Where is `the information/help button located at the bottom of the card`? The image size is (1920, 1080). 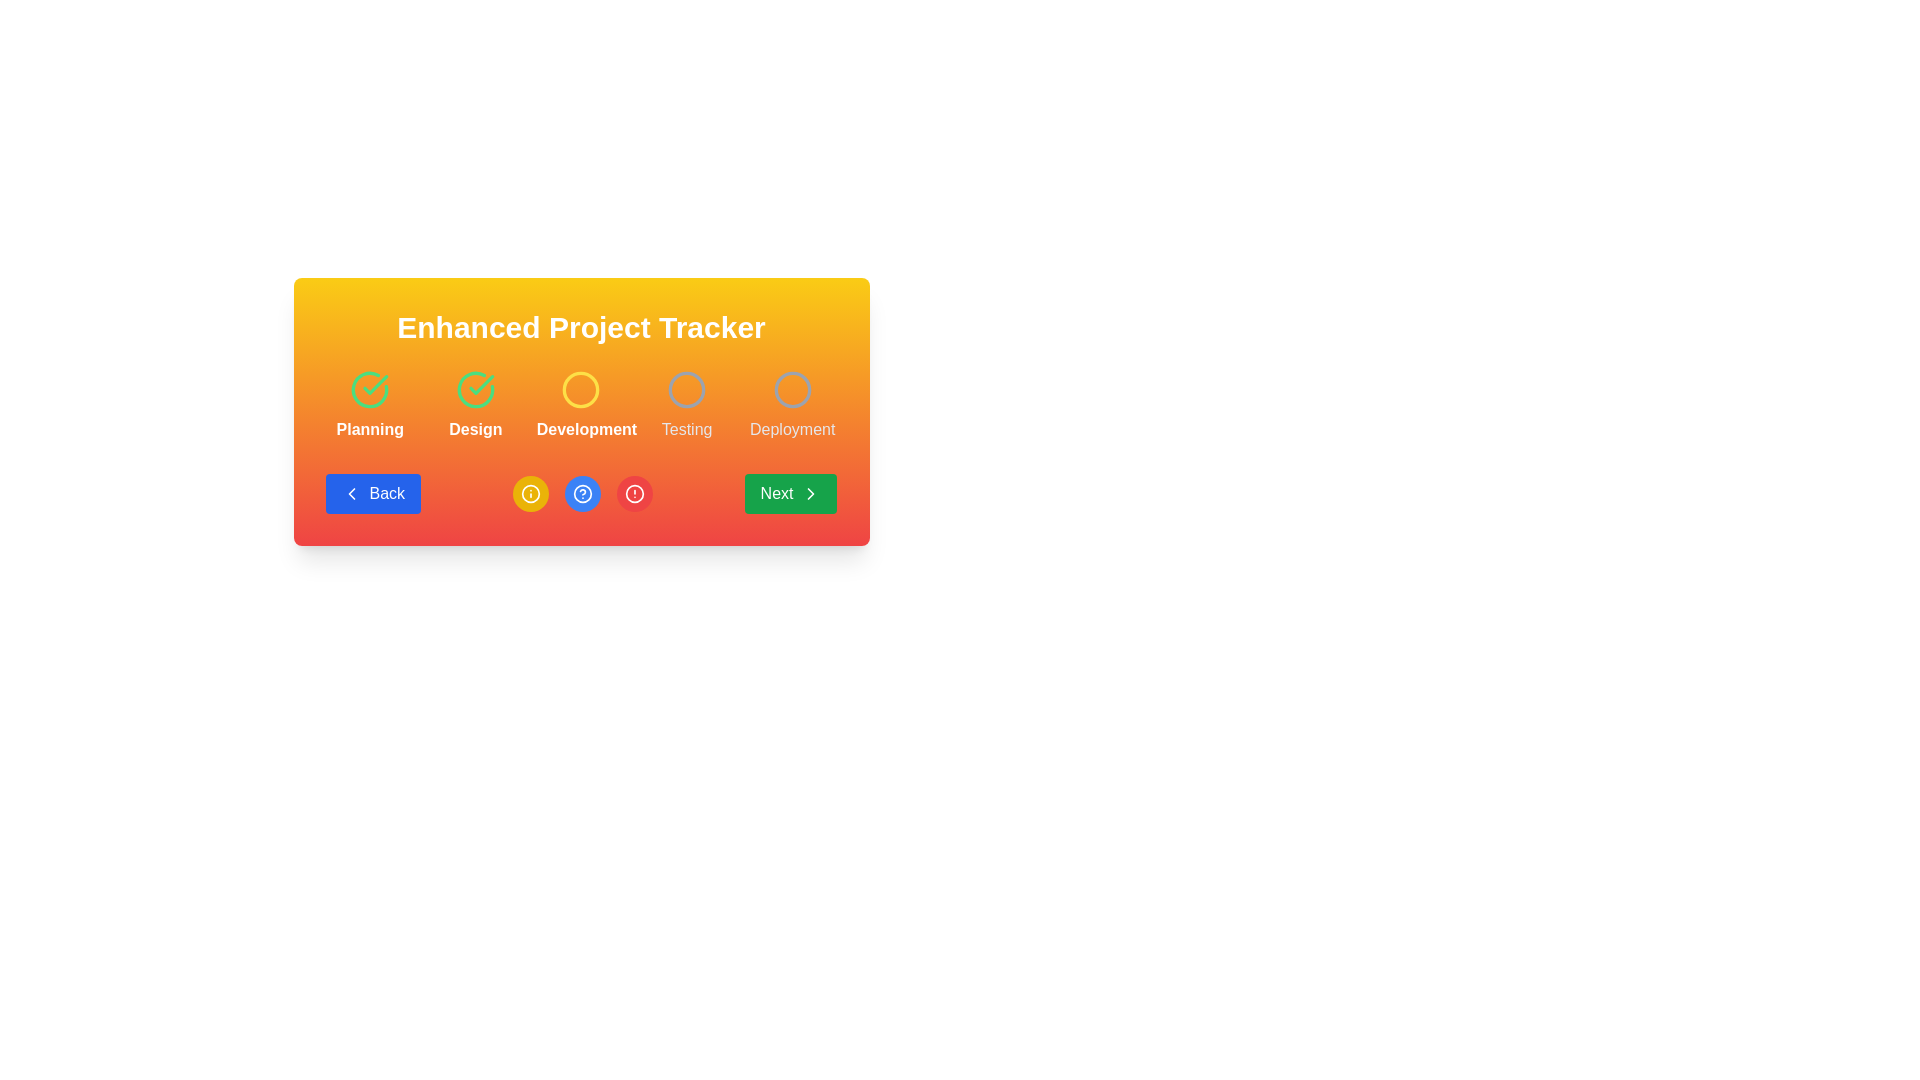
the information/help button located at the bottom of the card is located at coordinates (530, 493).